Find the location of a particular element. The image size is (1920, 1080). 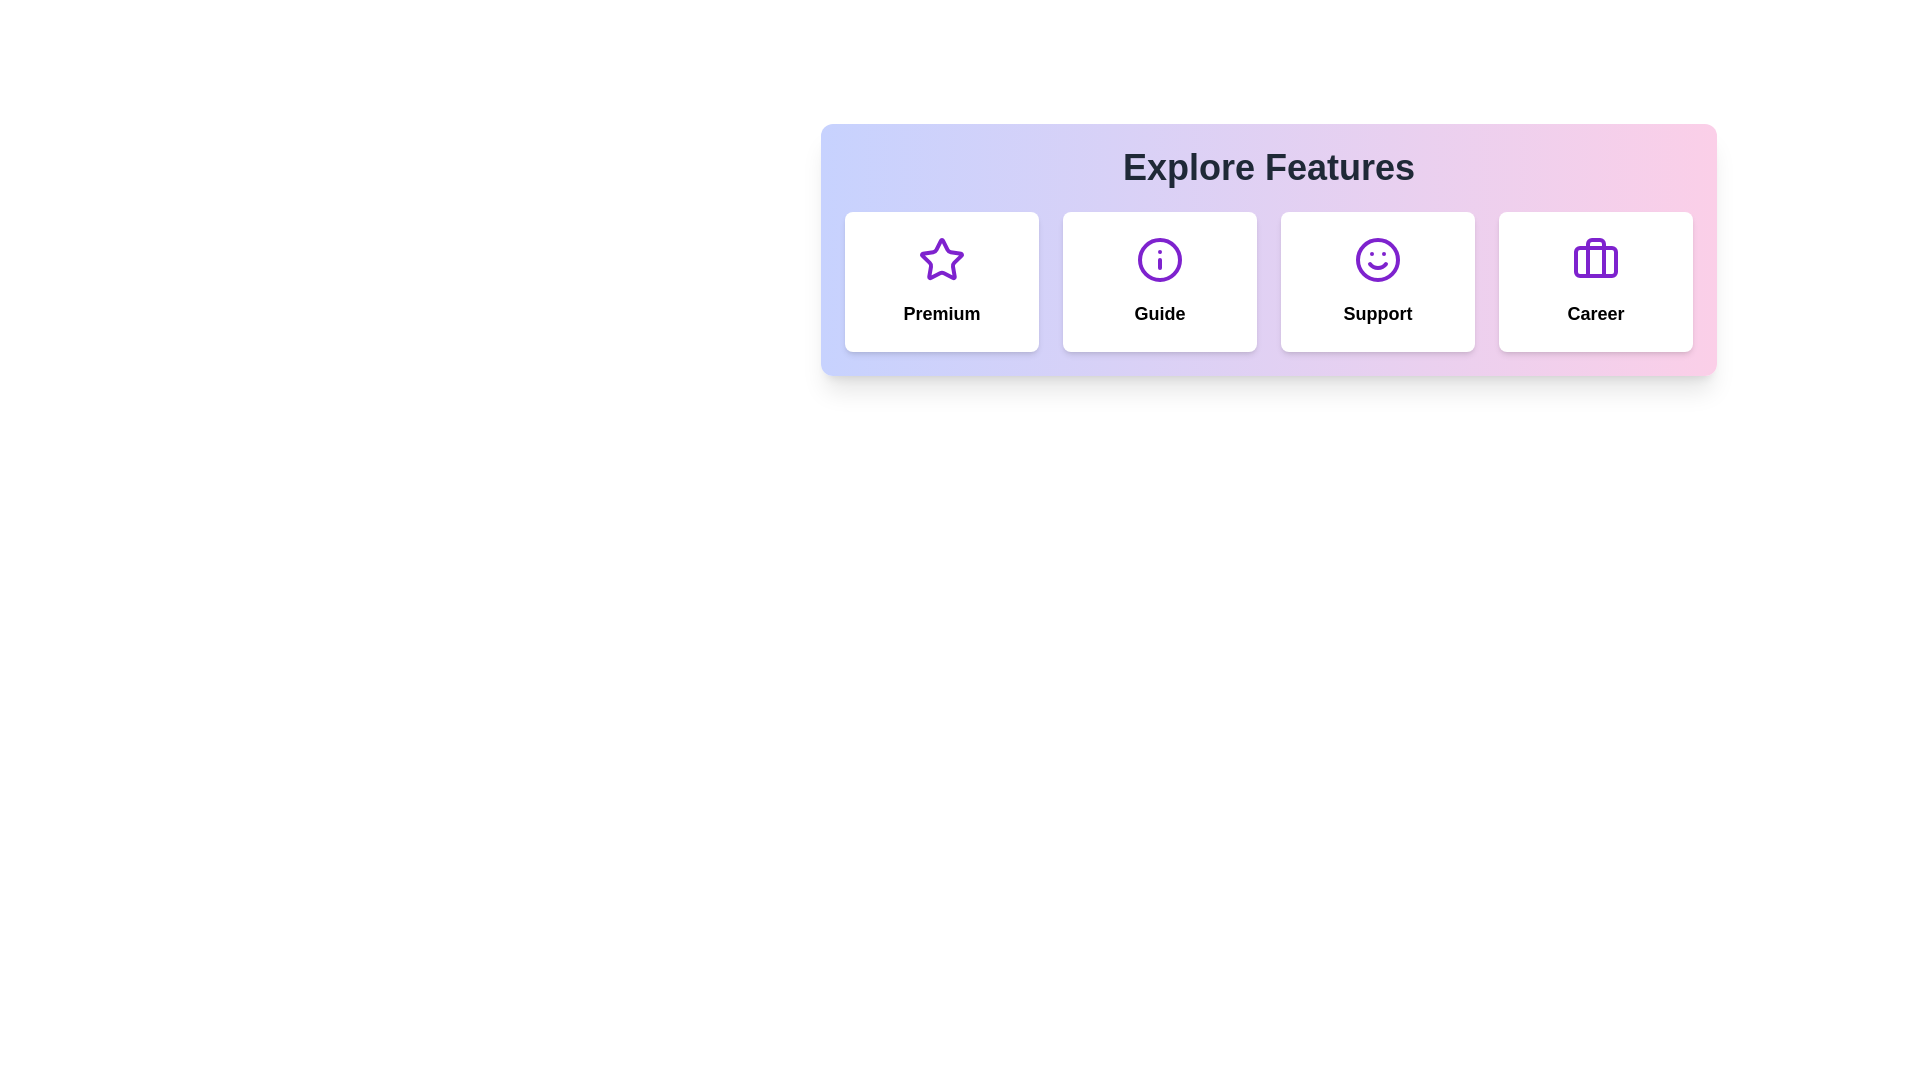

the prominent purple circular icon with a white center displaying an information symbol ('i') inside, located on the 'Guide' card in the 'Explore Features' section is located at coordinates (1160, 258).